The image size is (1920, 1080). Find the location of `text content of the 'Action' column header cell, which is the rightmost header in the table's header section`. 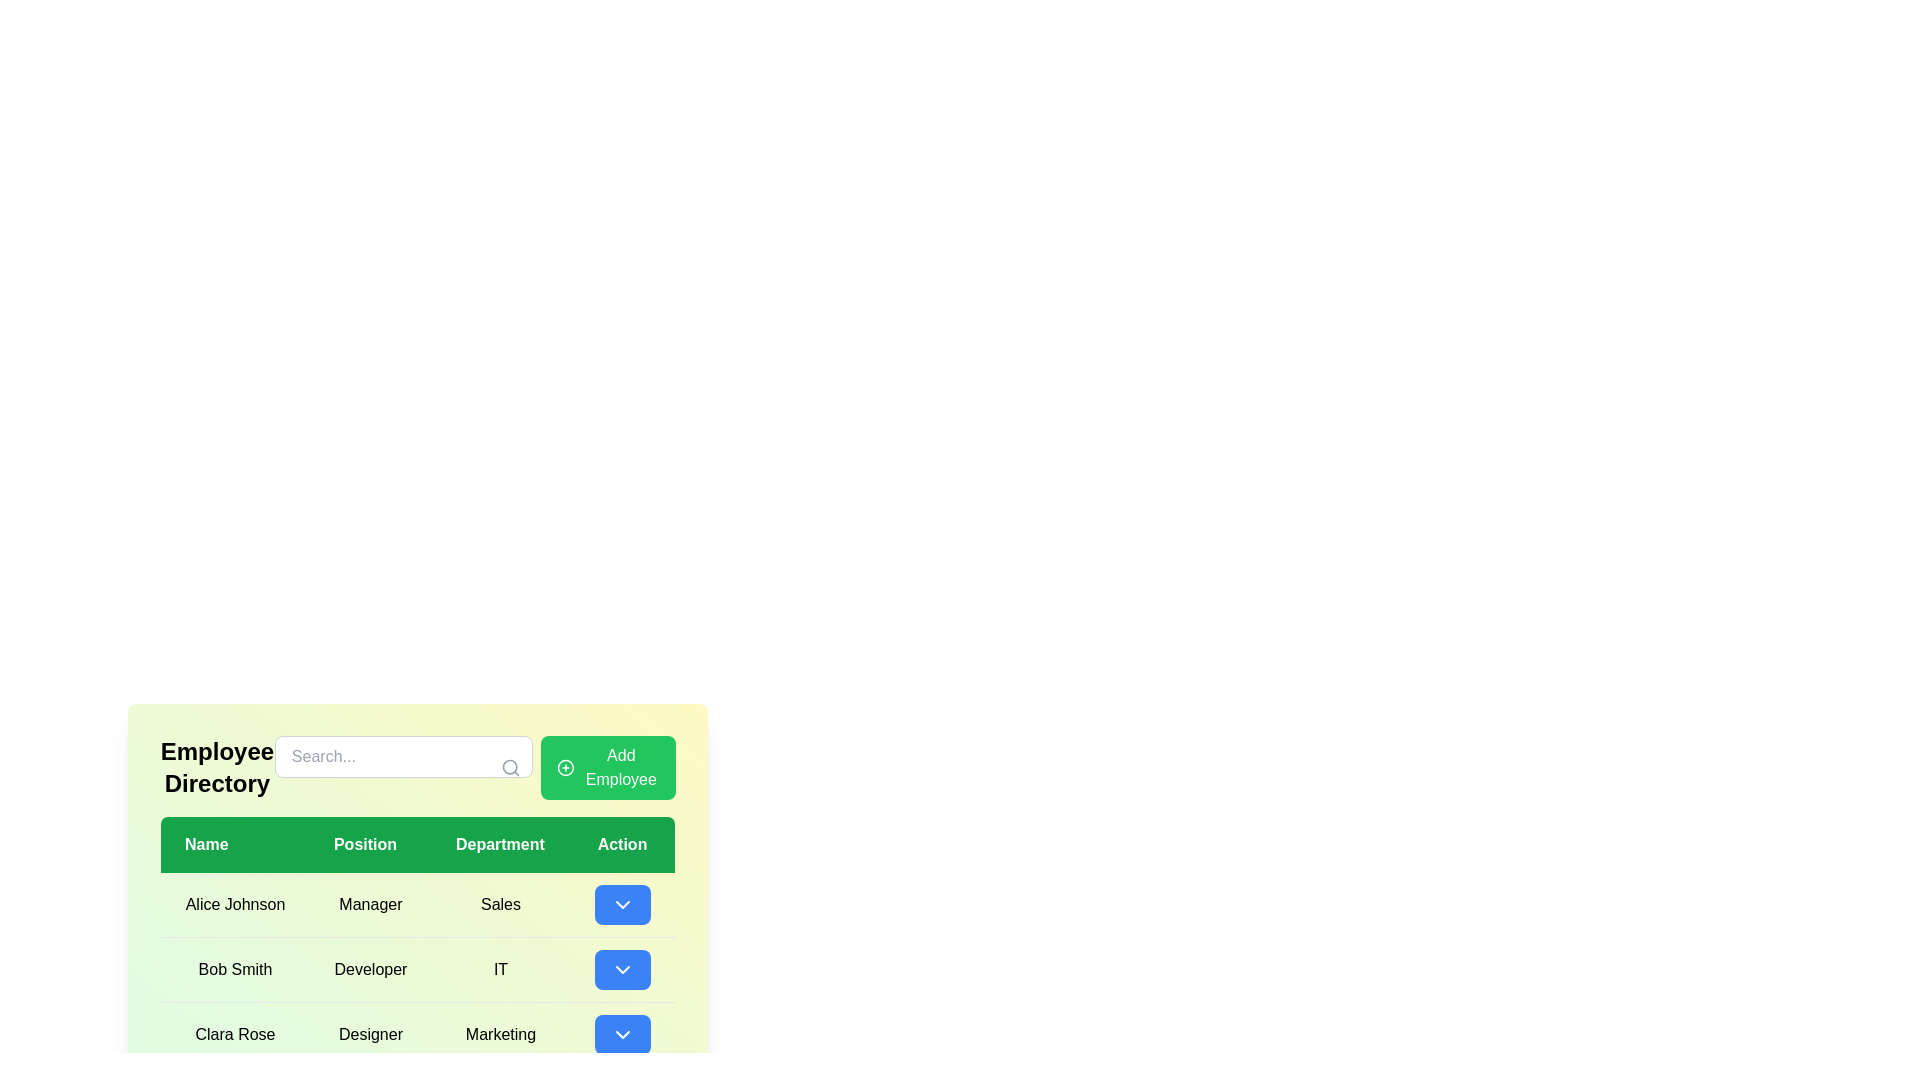

text content of the 'Action' column header cell, which is the rightmost header in the table's header section is located at coordinates (621, 844).